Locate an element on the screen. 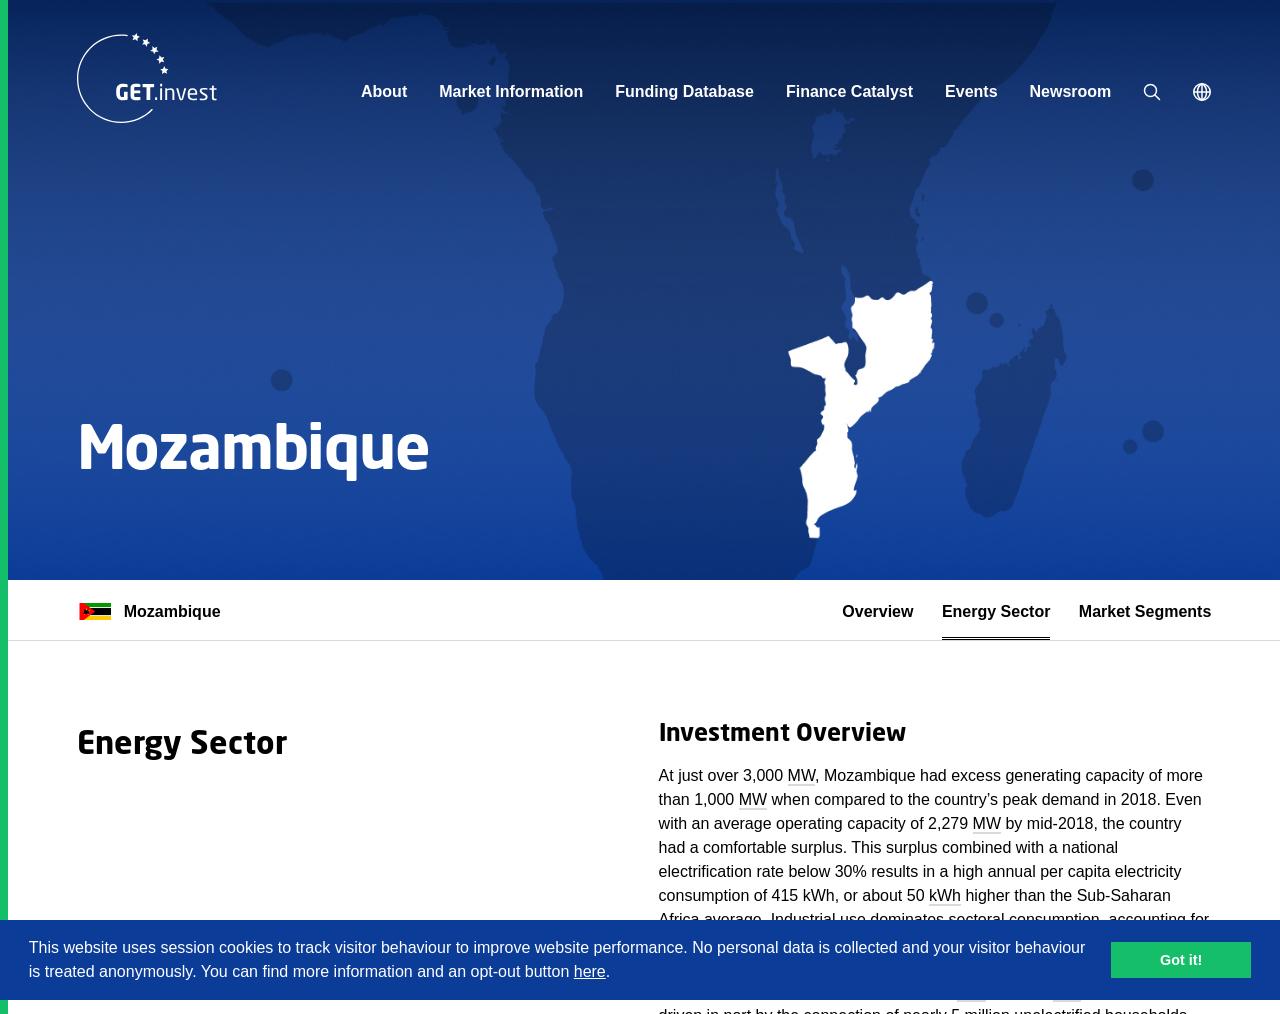 The image size is (1280, 1014). 'Investment Overview' is located at coordinates (780, 734).